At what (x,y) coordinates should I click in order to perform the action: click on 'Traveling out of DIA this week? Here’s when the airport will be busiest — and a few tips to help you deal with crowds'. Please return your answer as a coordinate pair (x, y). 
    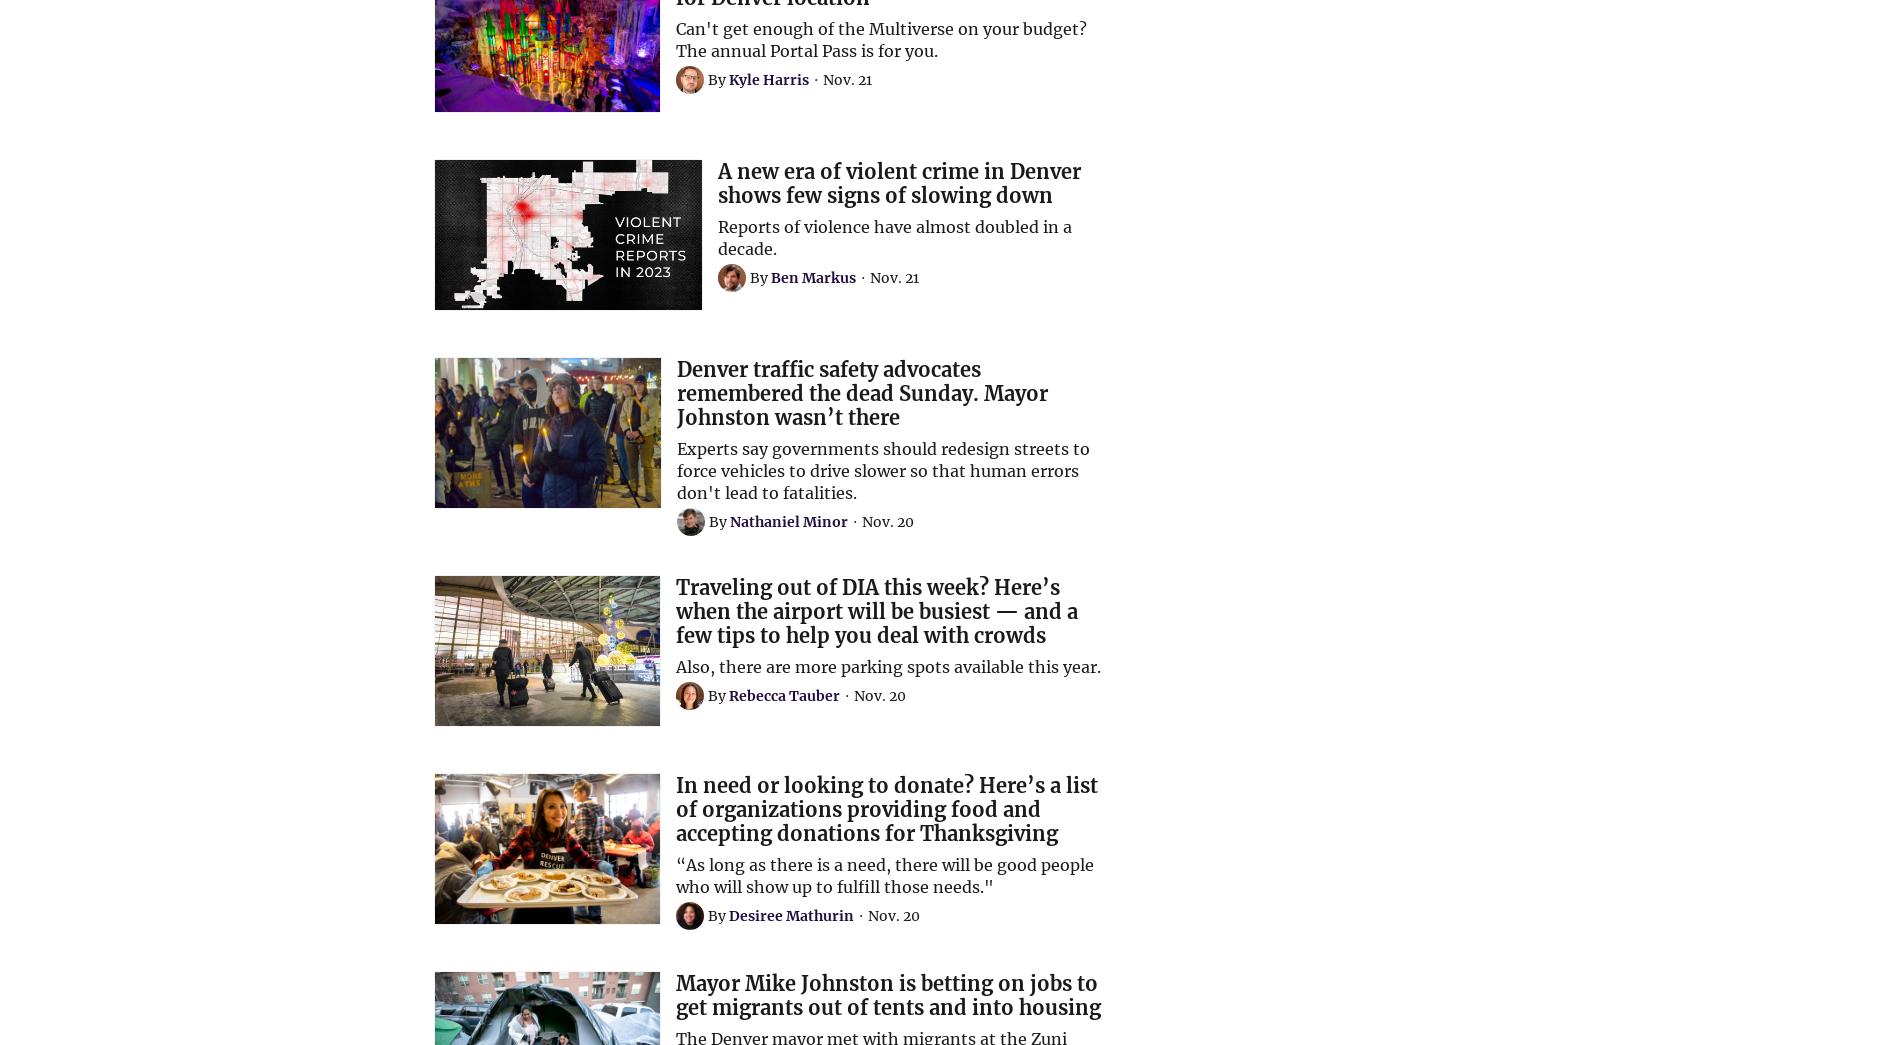
    Looking at the image, I should click on (876, 609).